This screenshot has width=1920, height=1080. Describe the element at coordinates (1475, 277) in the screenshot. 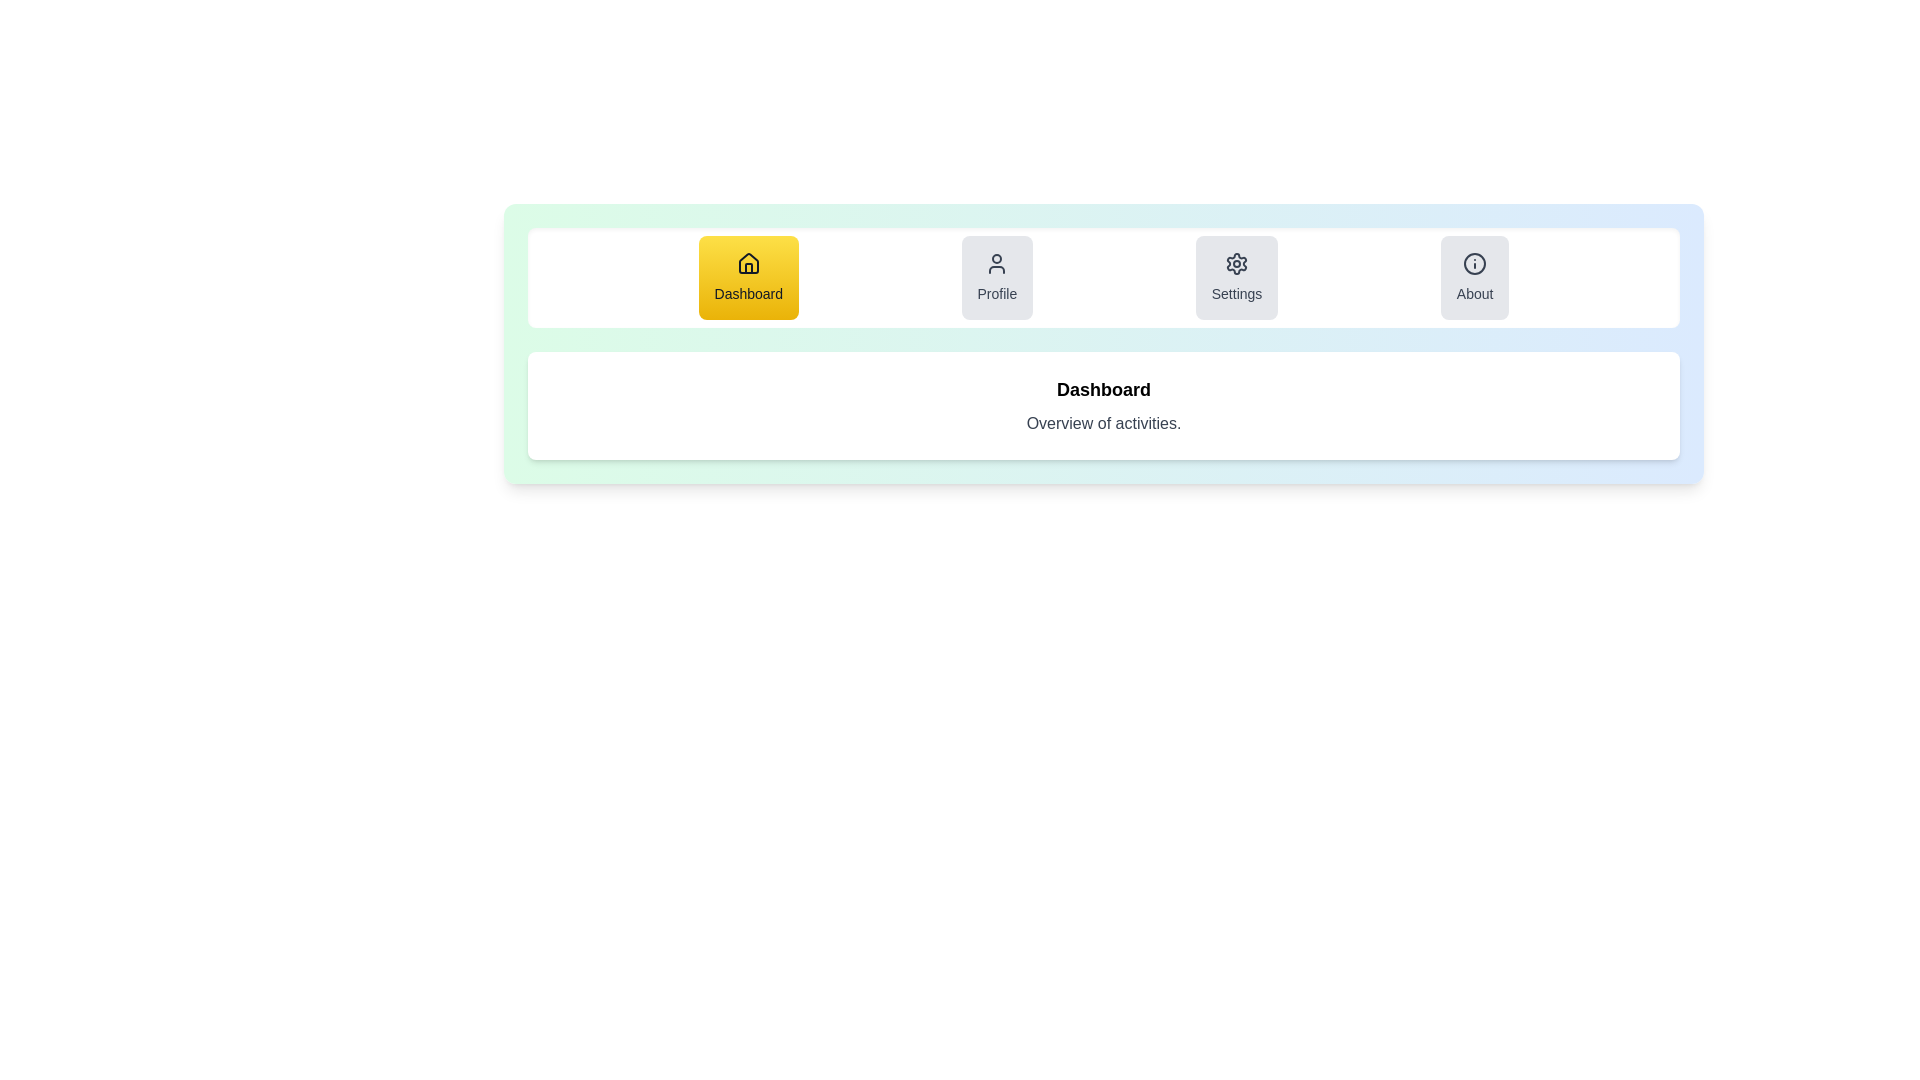

I see `the About tab by clicking on its button` at that location.